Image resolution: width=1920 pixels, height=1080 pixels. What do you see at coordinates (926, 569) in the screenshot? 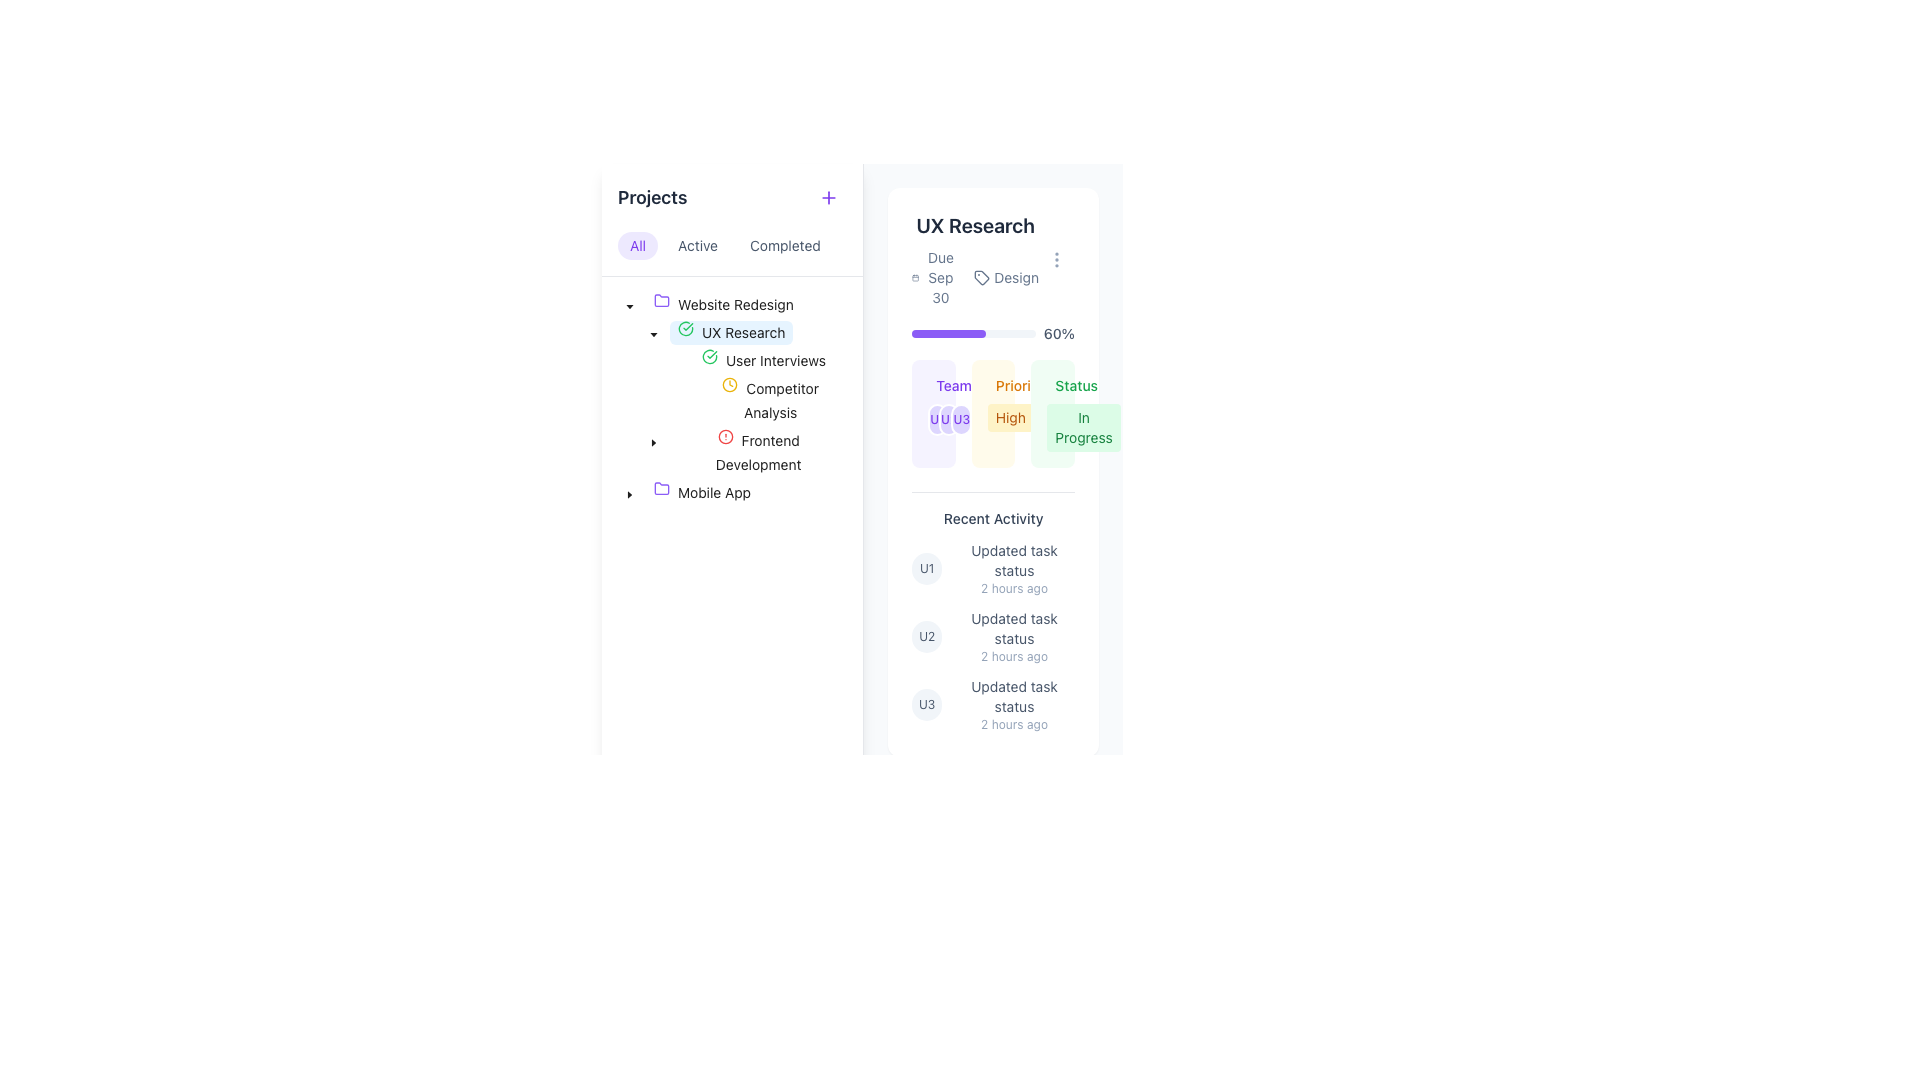
I see `the user avatar icon located in the 'Recent Activity' section, which is positioned to the left of the text 'Updated task status' and above 'U2'` at bounding box center [926, 569].